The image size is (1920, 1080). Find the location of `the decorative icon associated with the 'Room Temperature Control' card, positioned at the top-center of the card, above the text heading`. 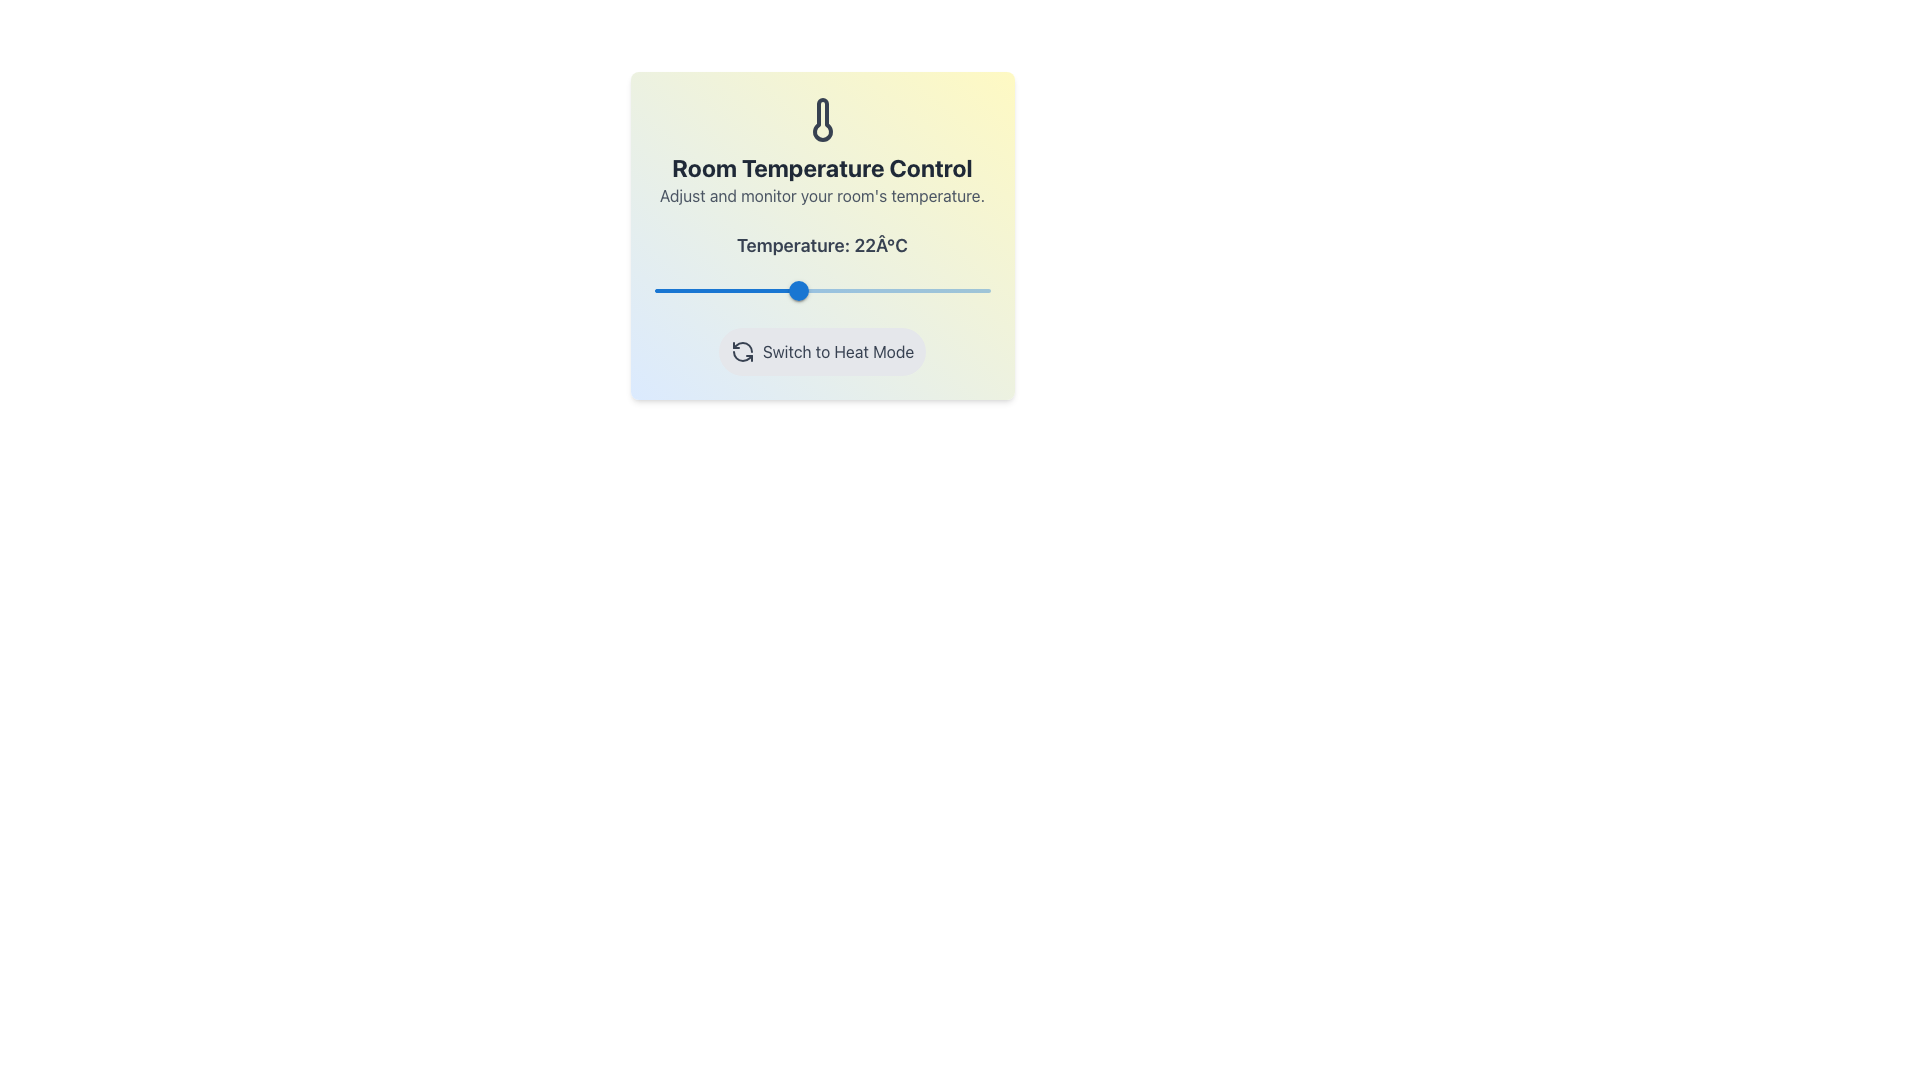

the decorative icon associated with the 'Room Temperature Control' card, positioned at the top-center of the card, above the text heading is located at coordinates (822, 119).